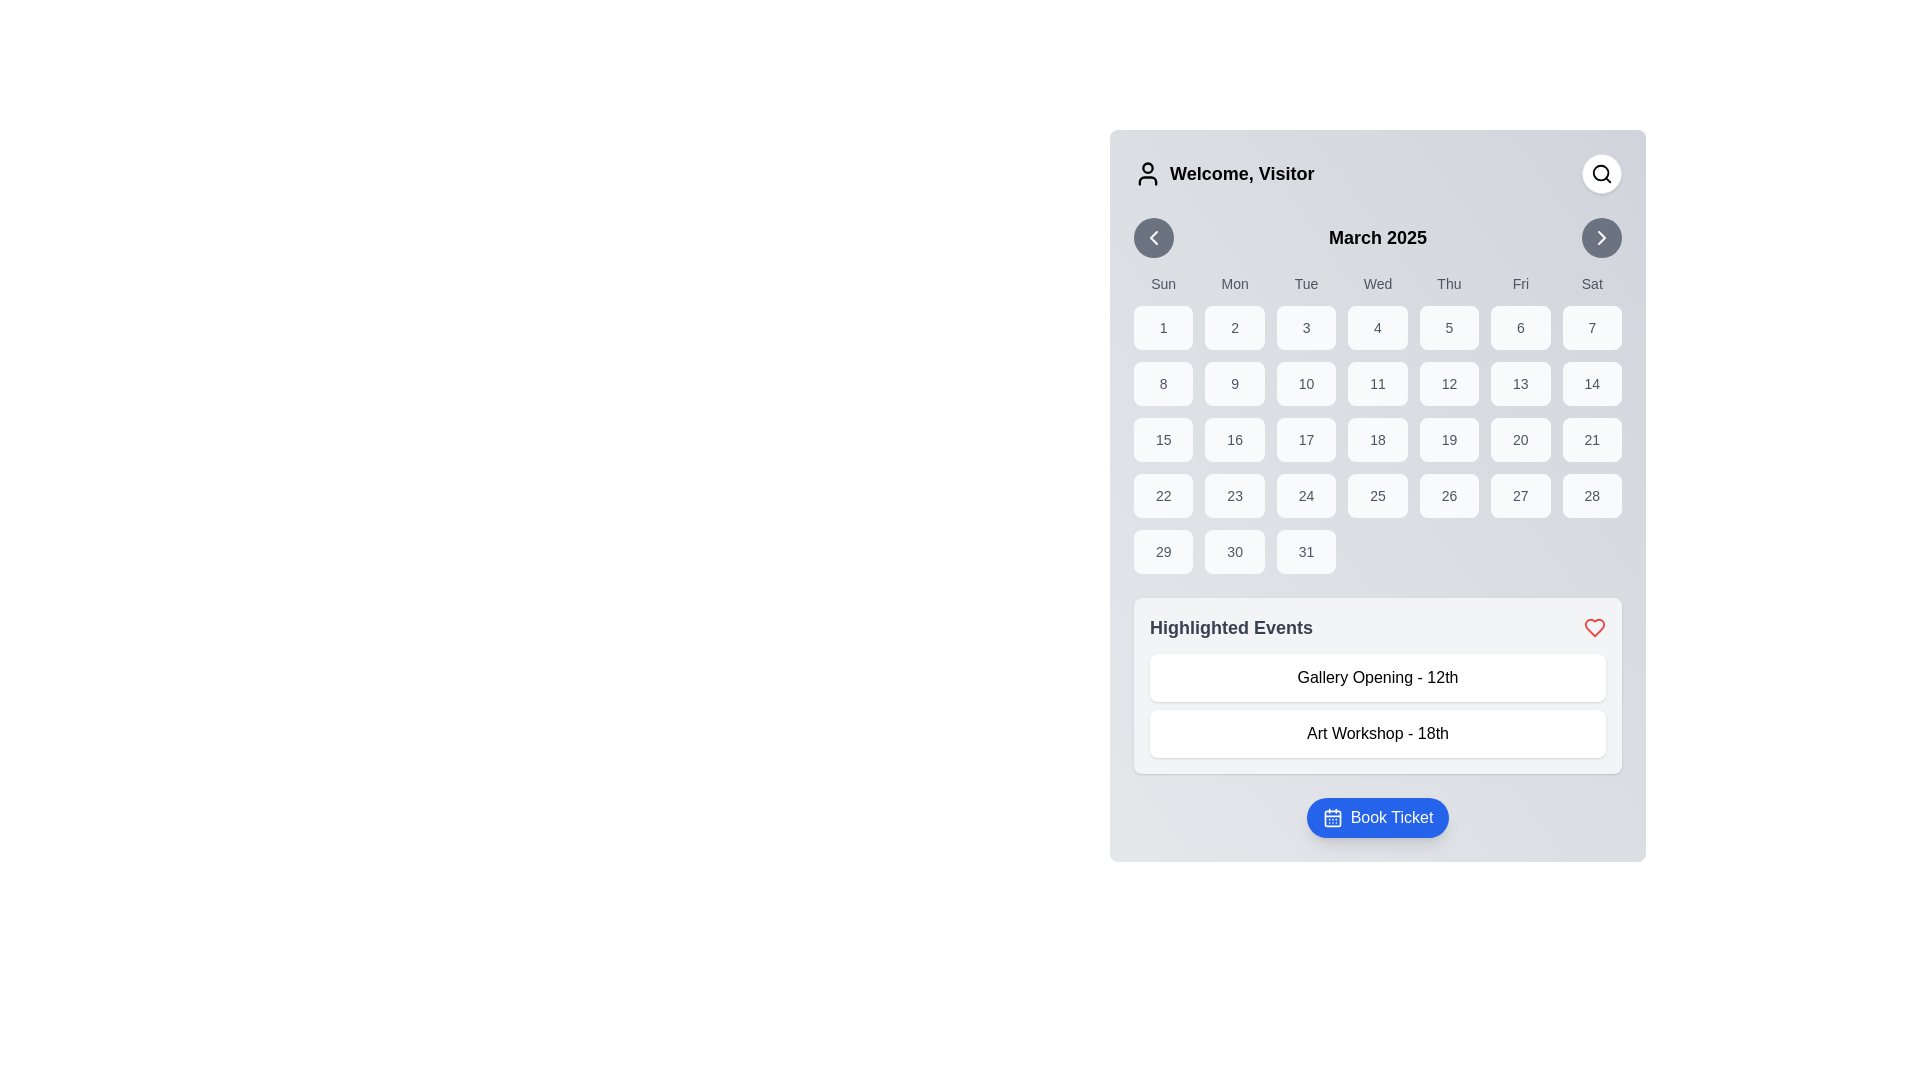  I want to click on the magnifying glass icon located in the top right corner of the interface within a rounded square button, so click(1602, 172).